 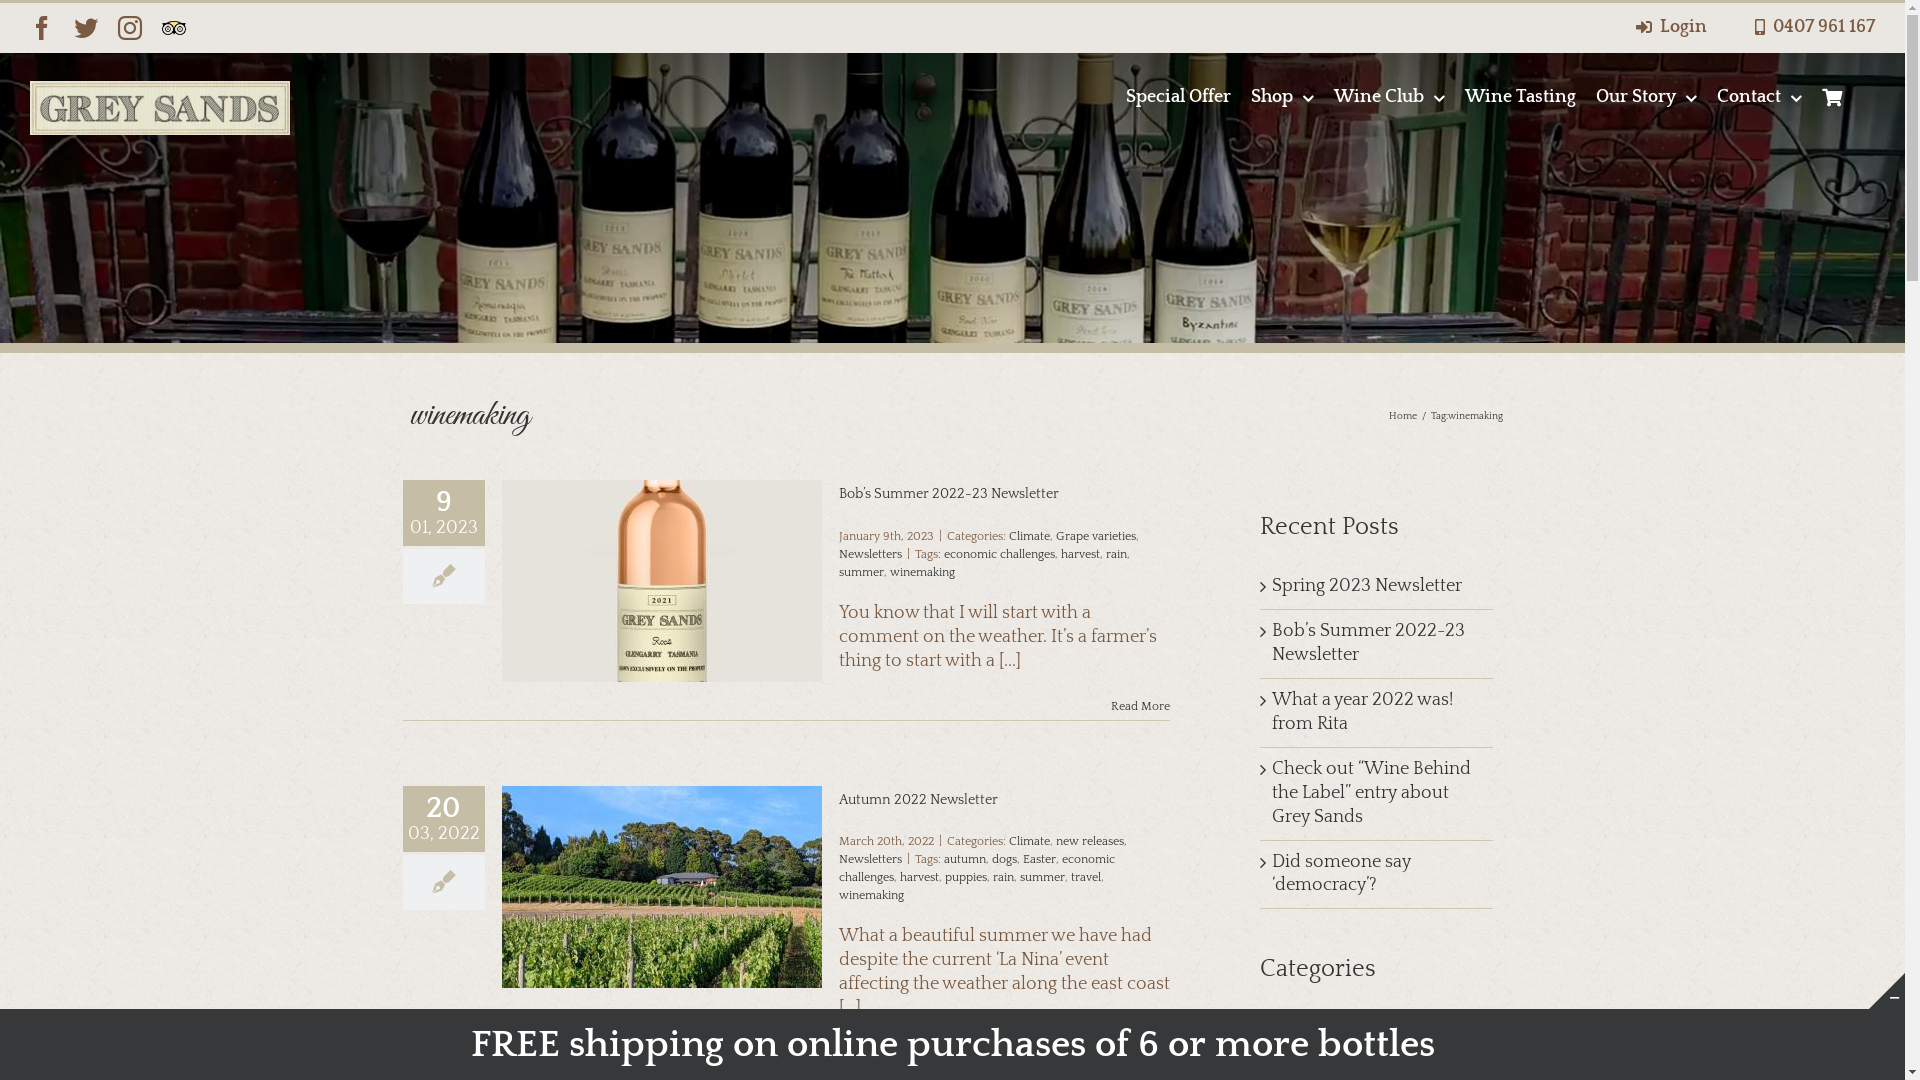 What do you see at coordinates (869, 554) in the screenshot?
I see `'Newsletters'` at bounding box center [869, 554].